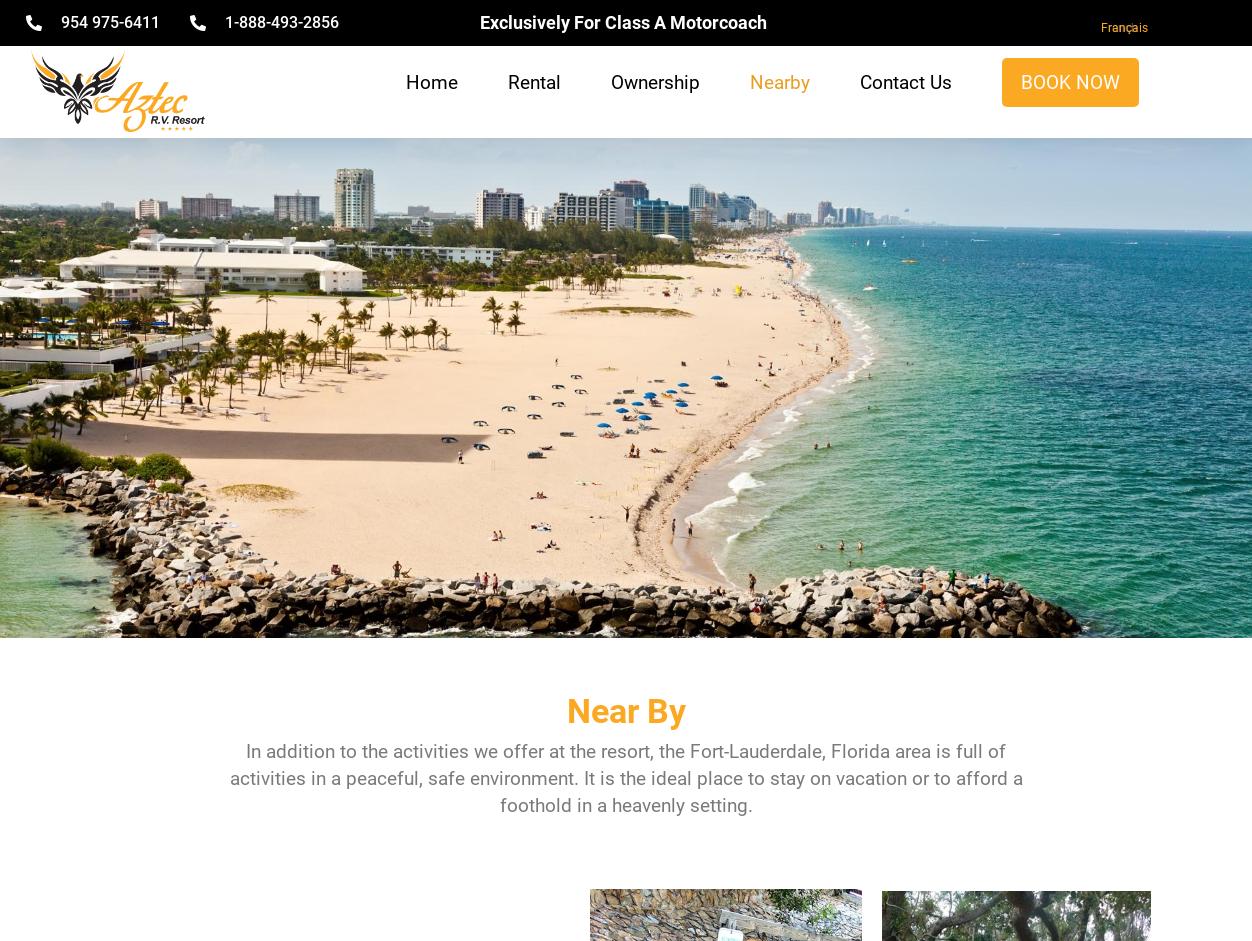 The width and height of the screenshot is (1252, 941). I want to click on 'In addition to the activities we offer at the resort, the Fort-Lauderdale, Florida area is full of activities in a peaceful, safe environment. It is the ideal place to stay on vacation or to afford a foothold in a heavenly setting.', so click(624, 778).